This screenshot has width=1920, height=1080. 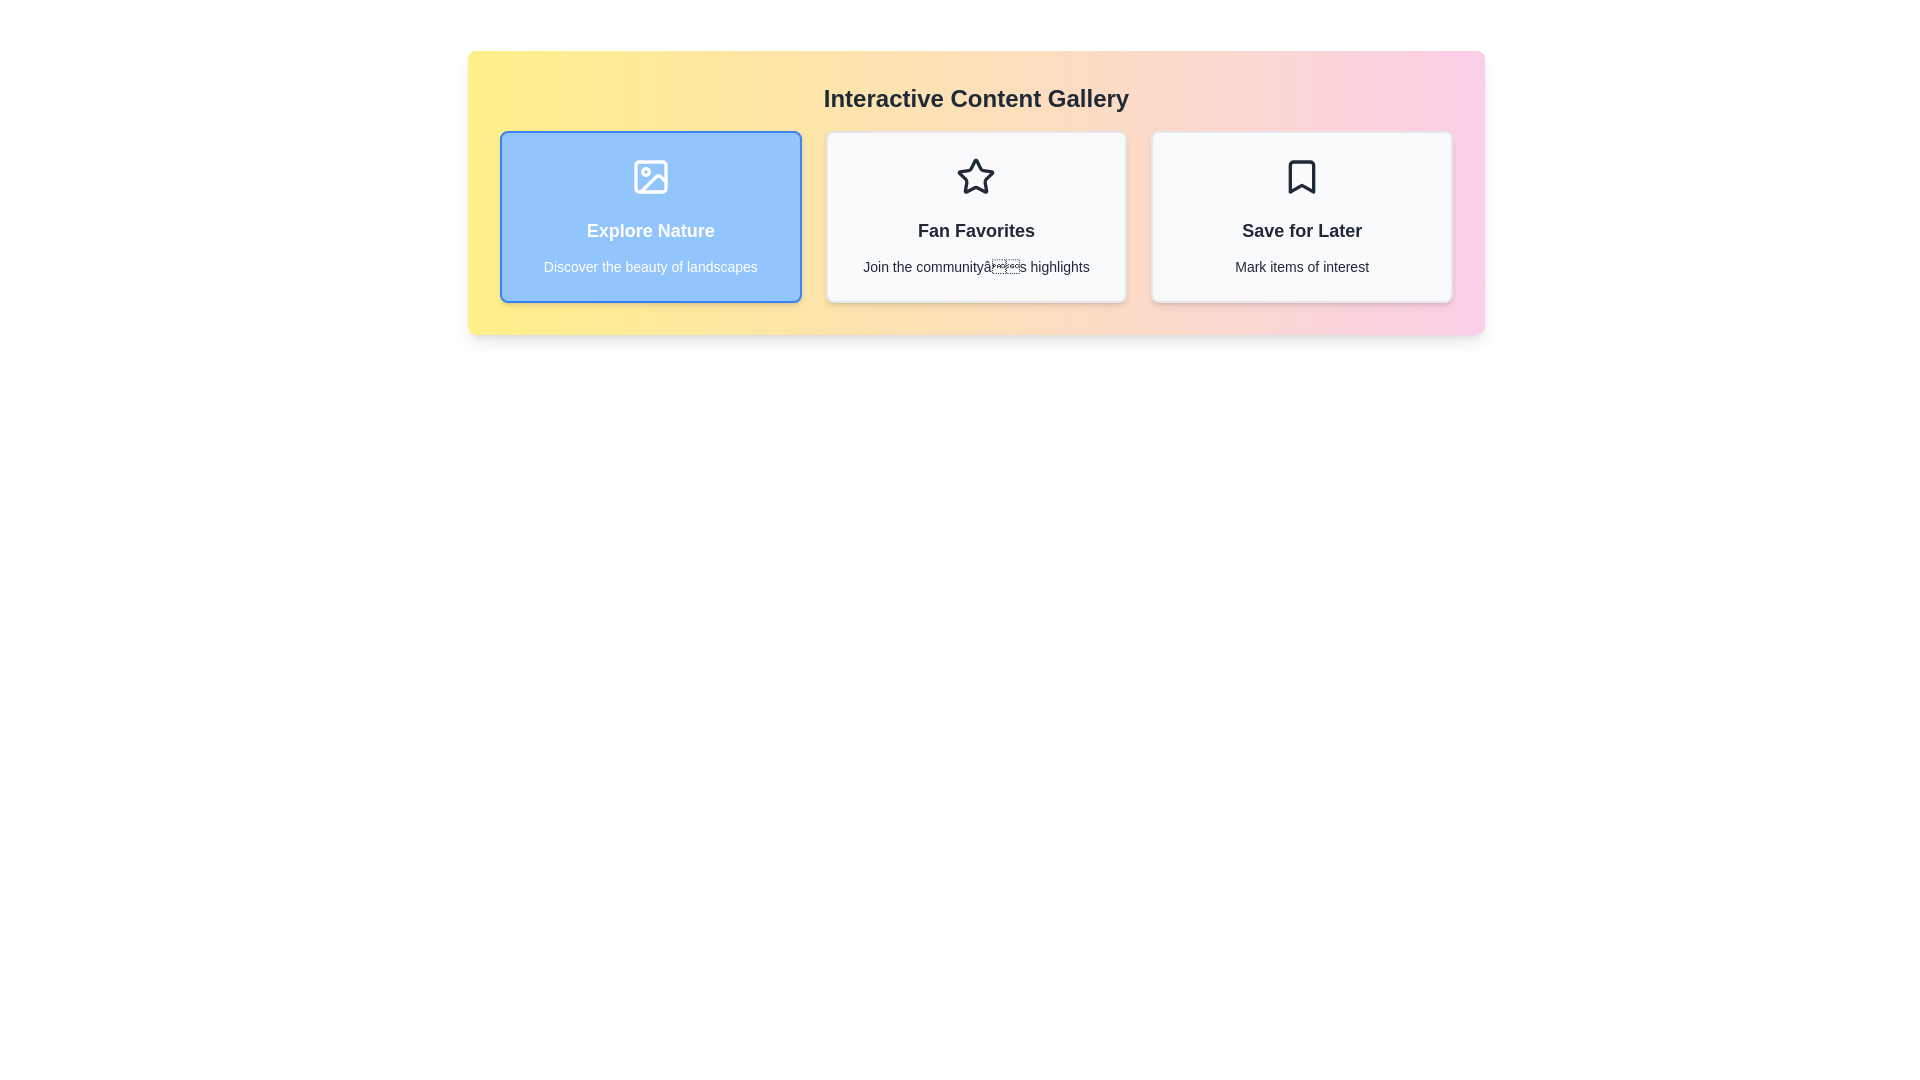 I want to click on the element Explore Nature for accessibility testing, so click(x=650, y=216).